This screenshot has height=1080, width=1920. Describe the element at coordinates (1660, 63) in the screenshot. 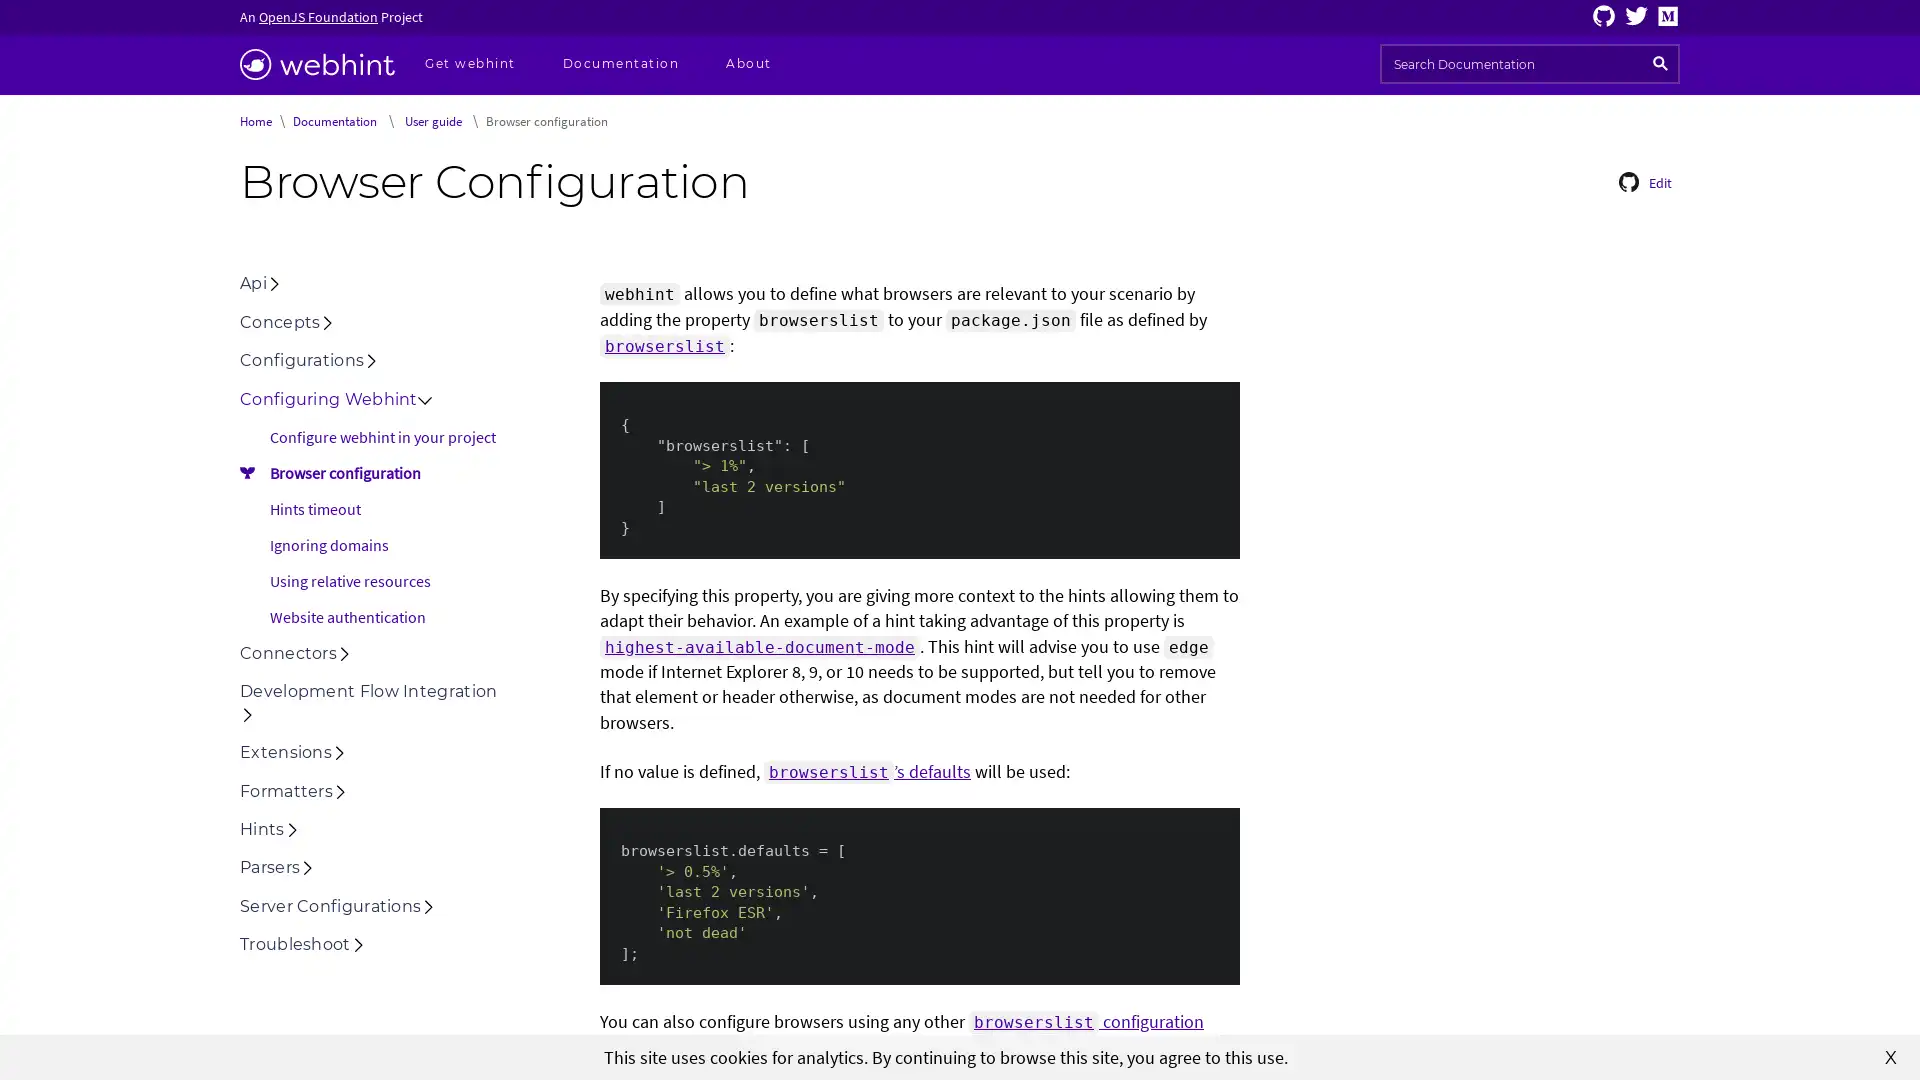

I see `search` at that location.